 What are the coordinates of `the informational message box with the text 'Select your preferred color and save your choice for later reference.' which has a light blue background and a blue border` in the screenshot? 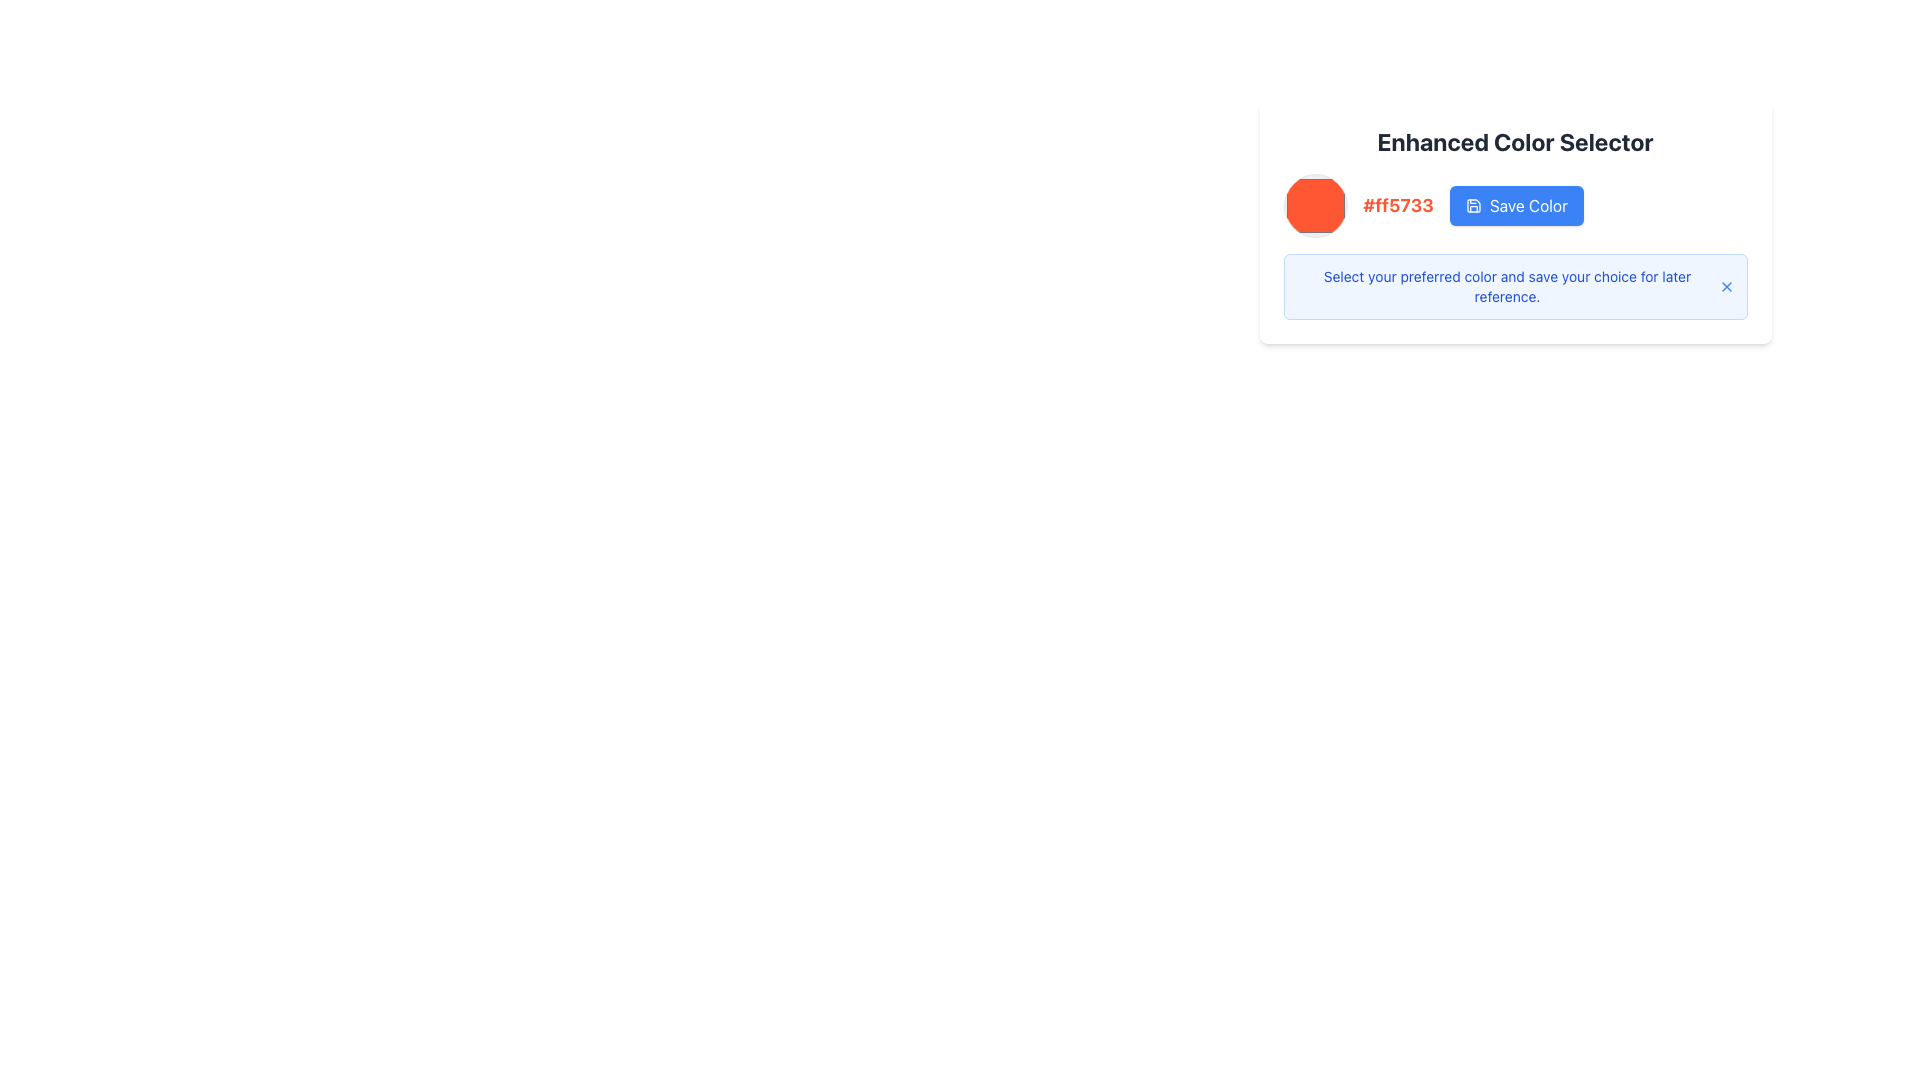 It's located at (1515, 286).